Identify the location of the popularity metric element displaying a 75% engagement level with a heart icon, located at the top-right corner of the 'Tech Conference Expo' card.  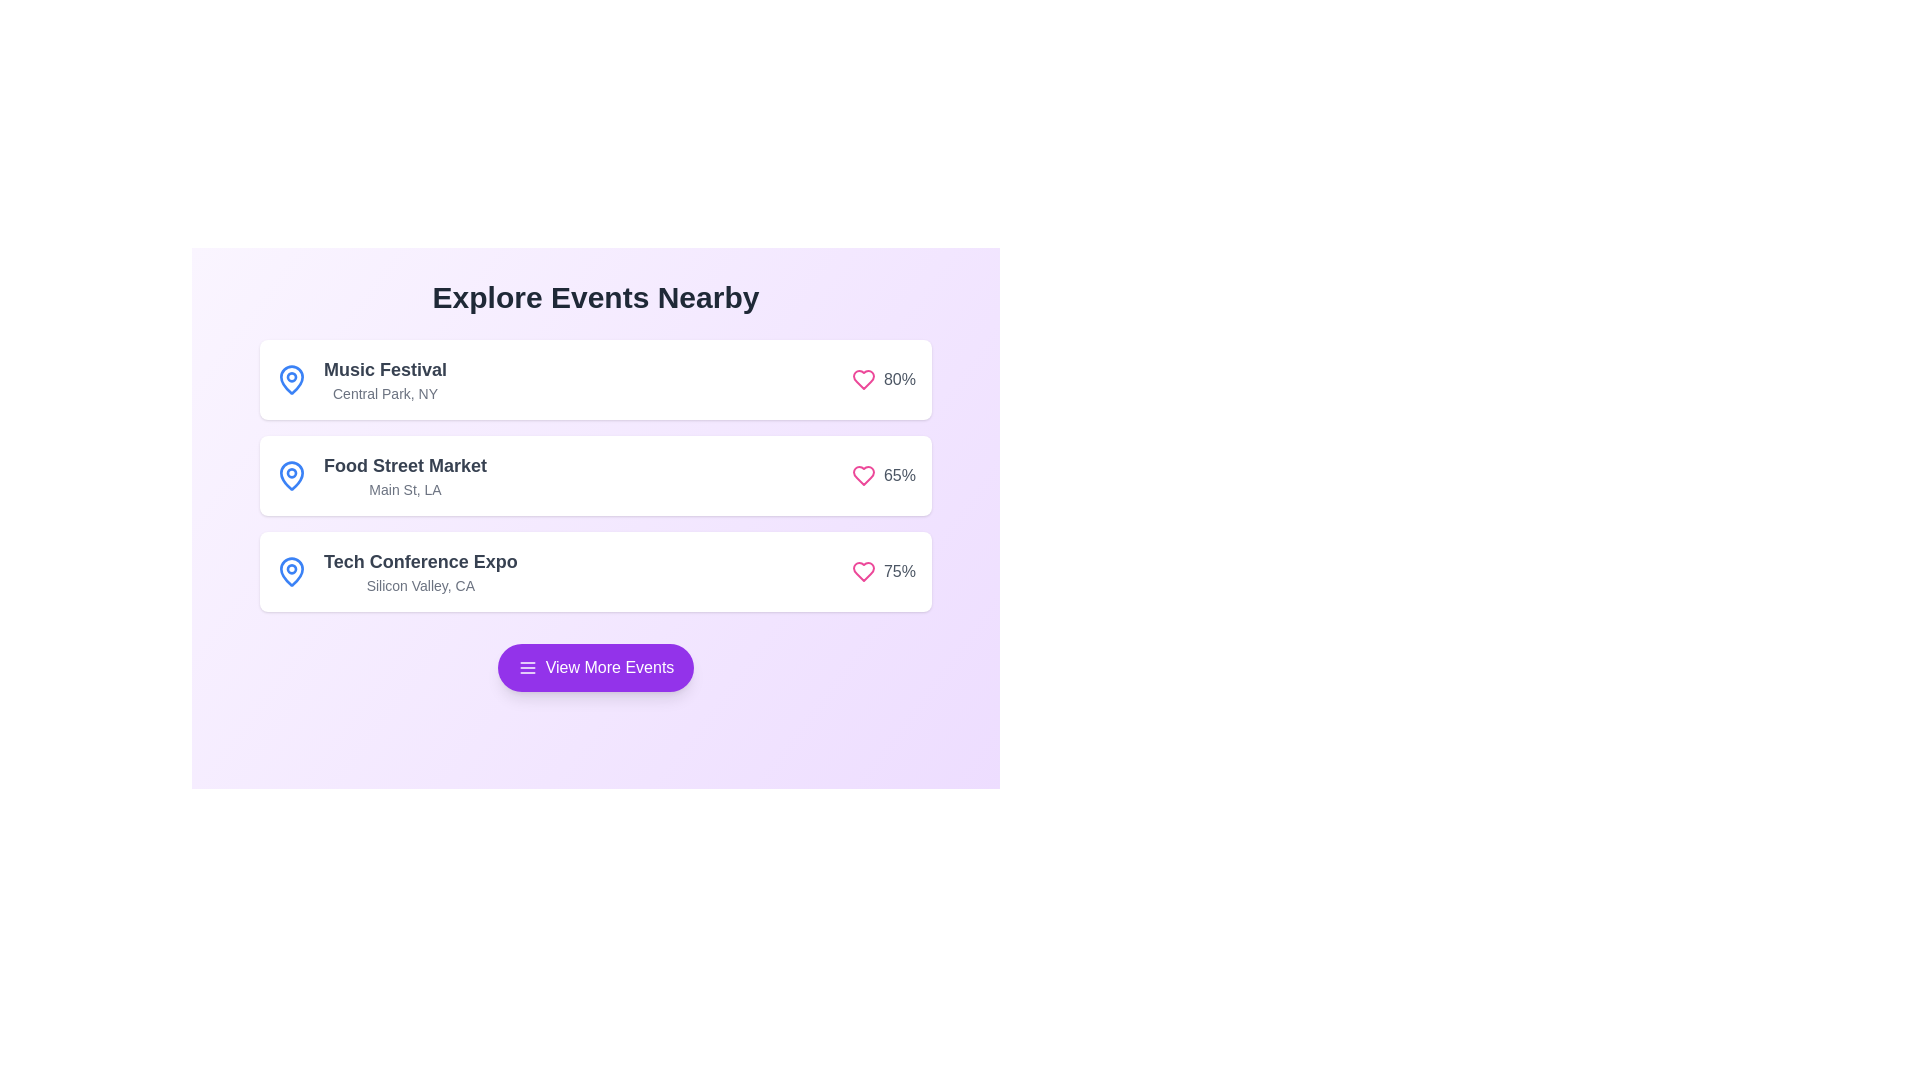
(882, 571).